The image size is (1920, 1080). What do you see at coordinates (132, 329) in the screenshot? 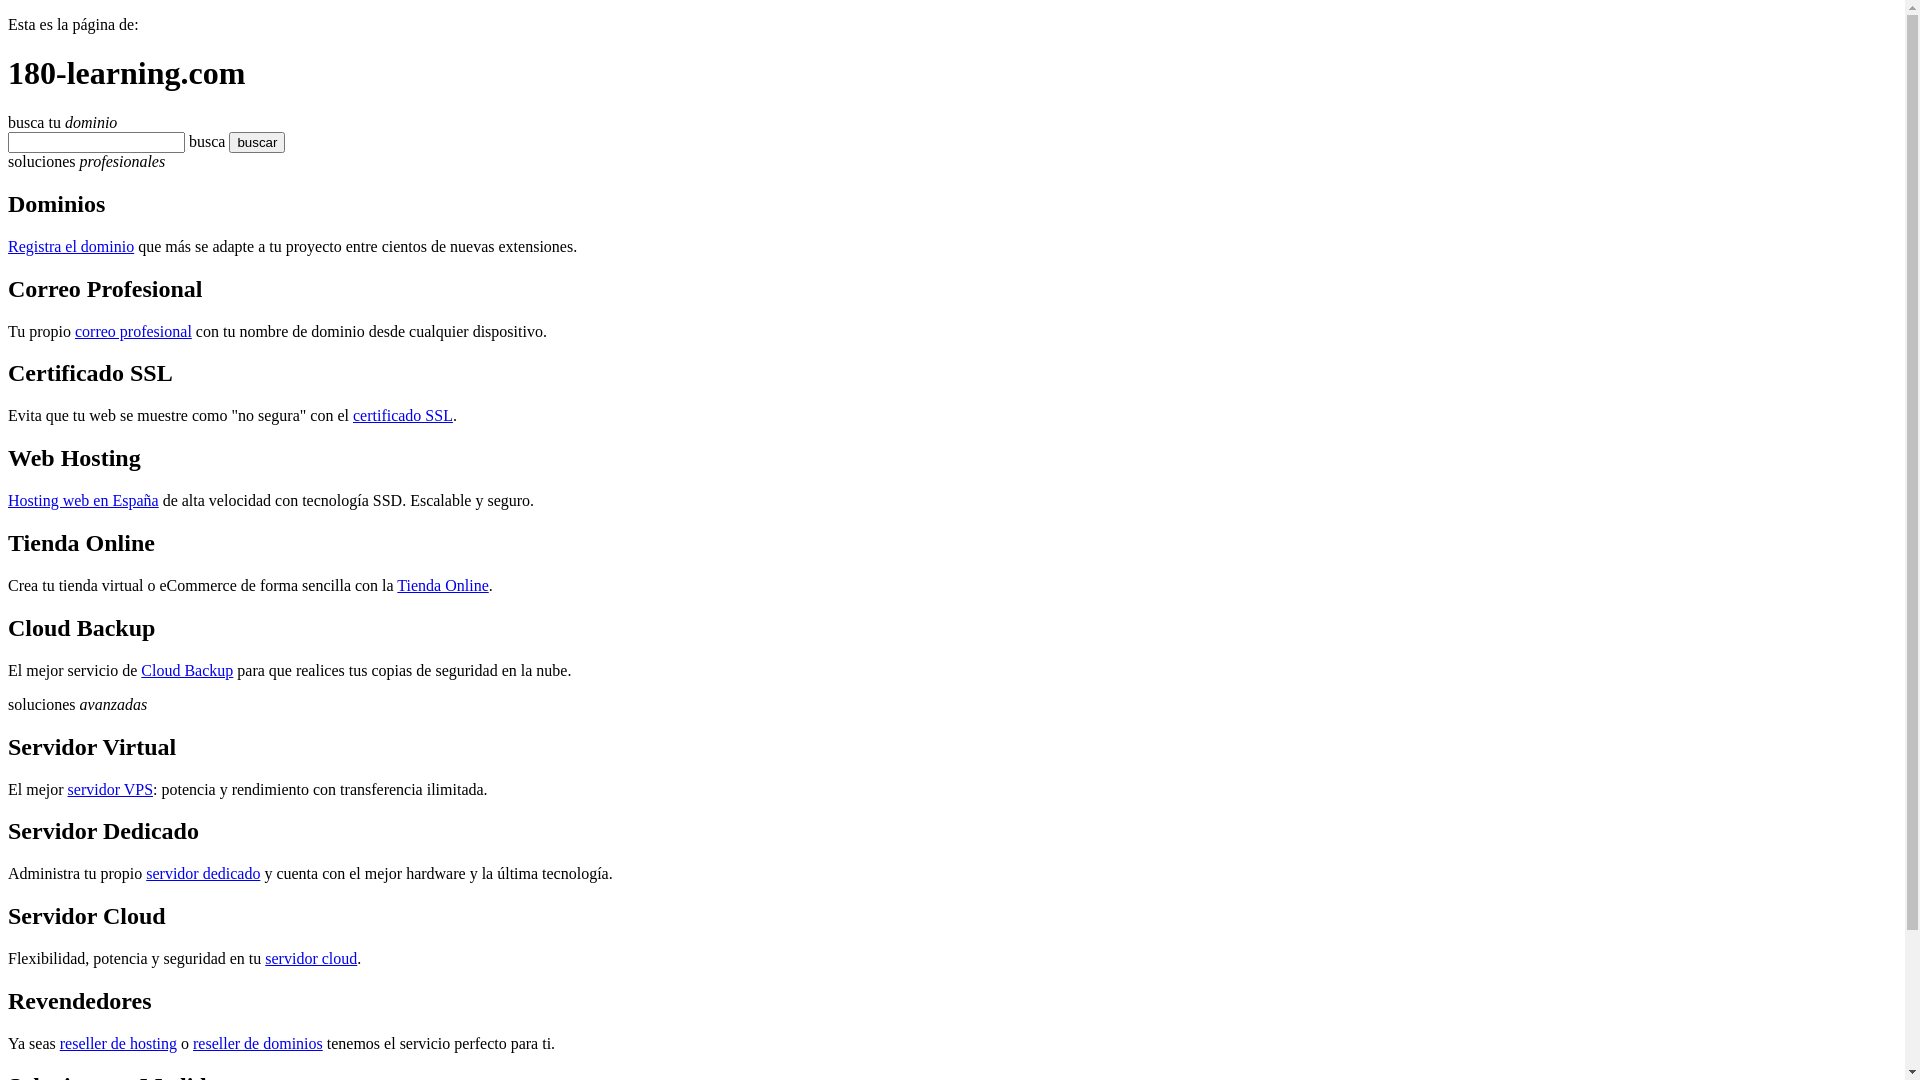
I see `'correo profesional'` at bounding box center [132, 329].